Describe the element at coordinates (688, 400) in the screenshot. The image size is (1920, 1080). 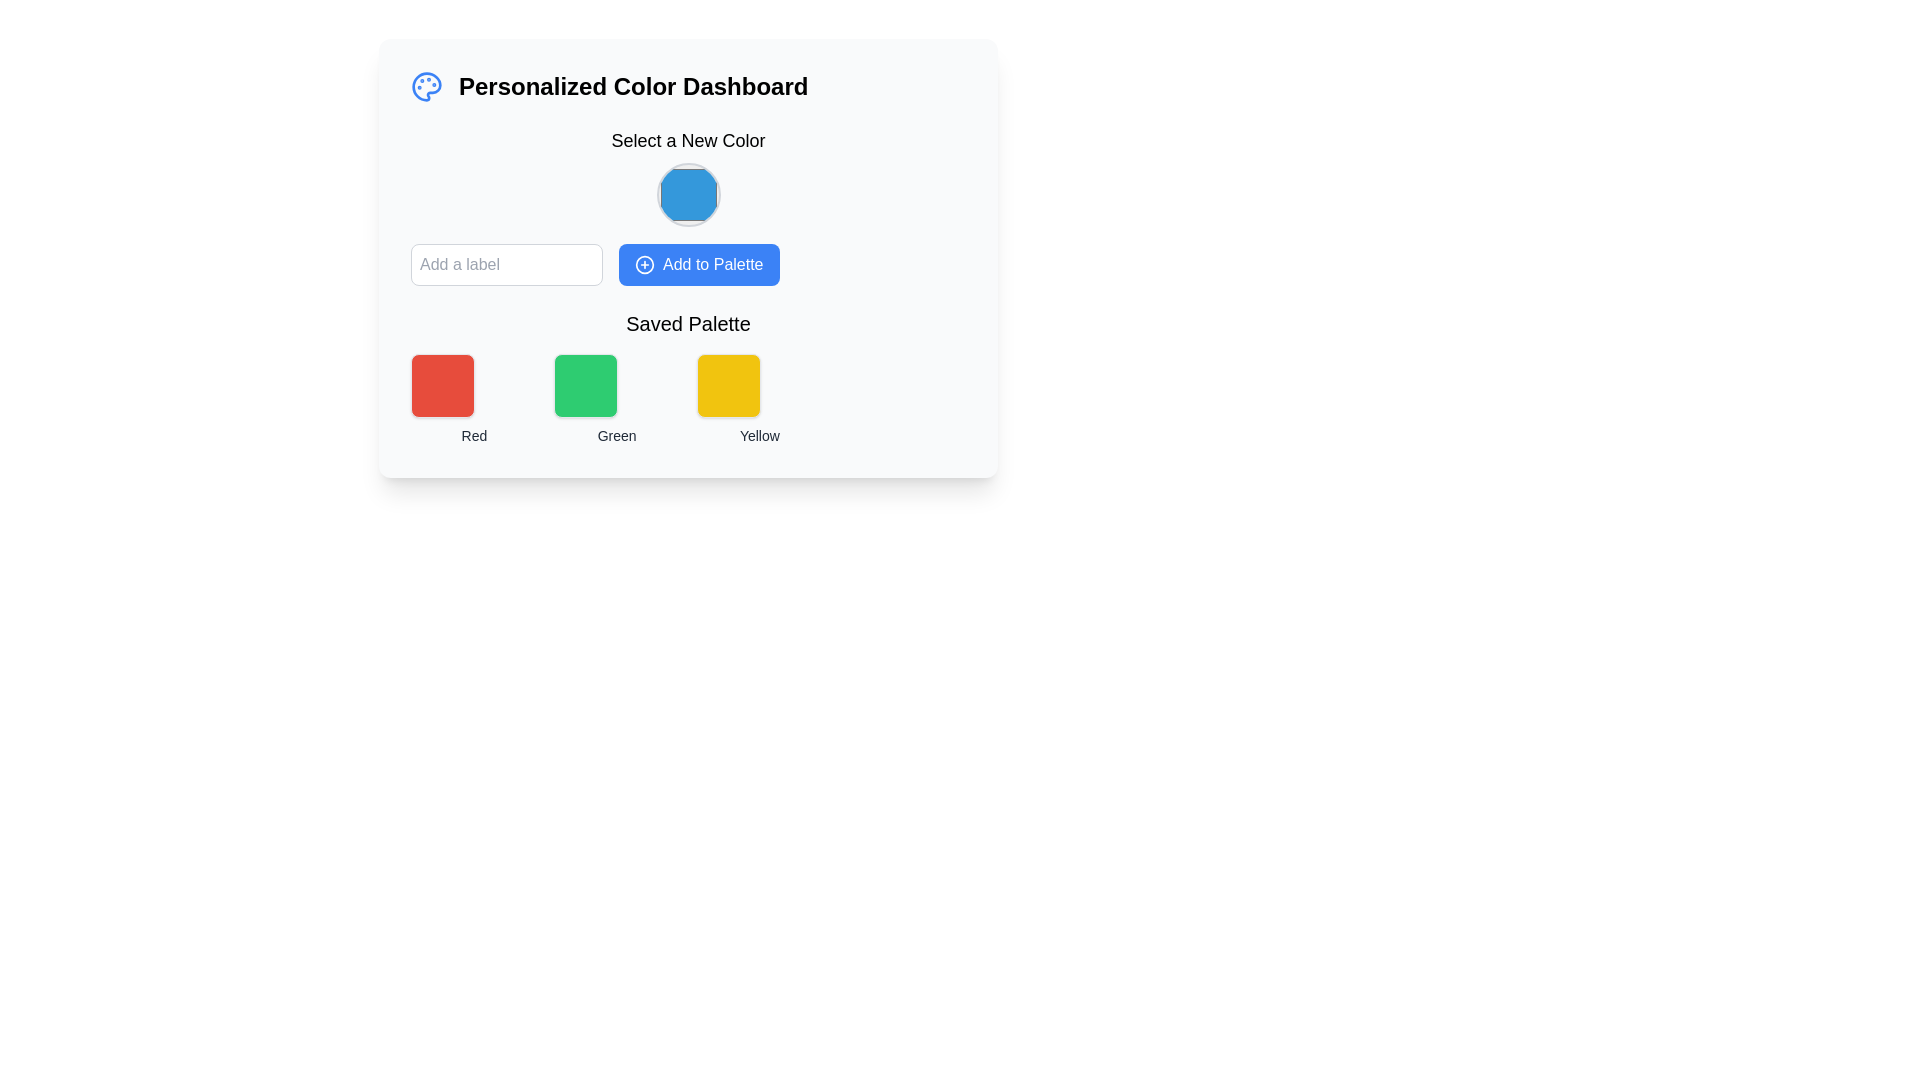
I see `the composite color layout containing red, green, and yellow boxes located beneath the 'Saved Palette' title` at that location.